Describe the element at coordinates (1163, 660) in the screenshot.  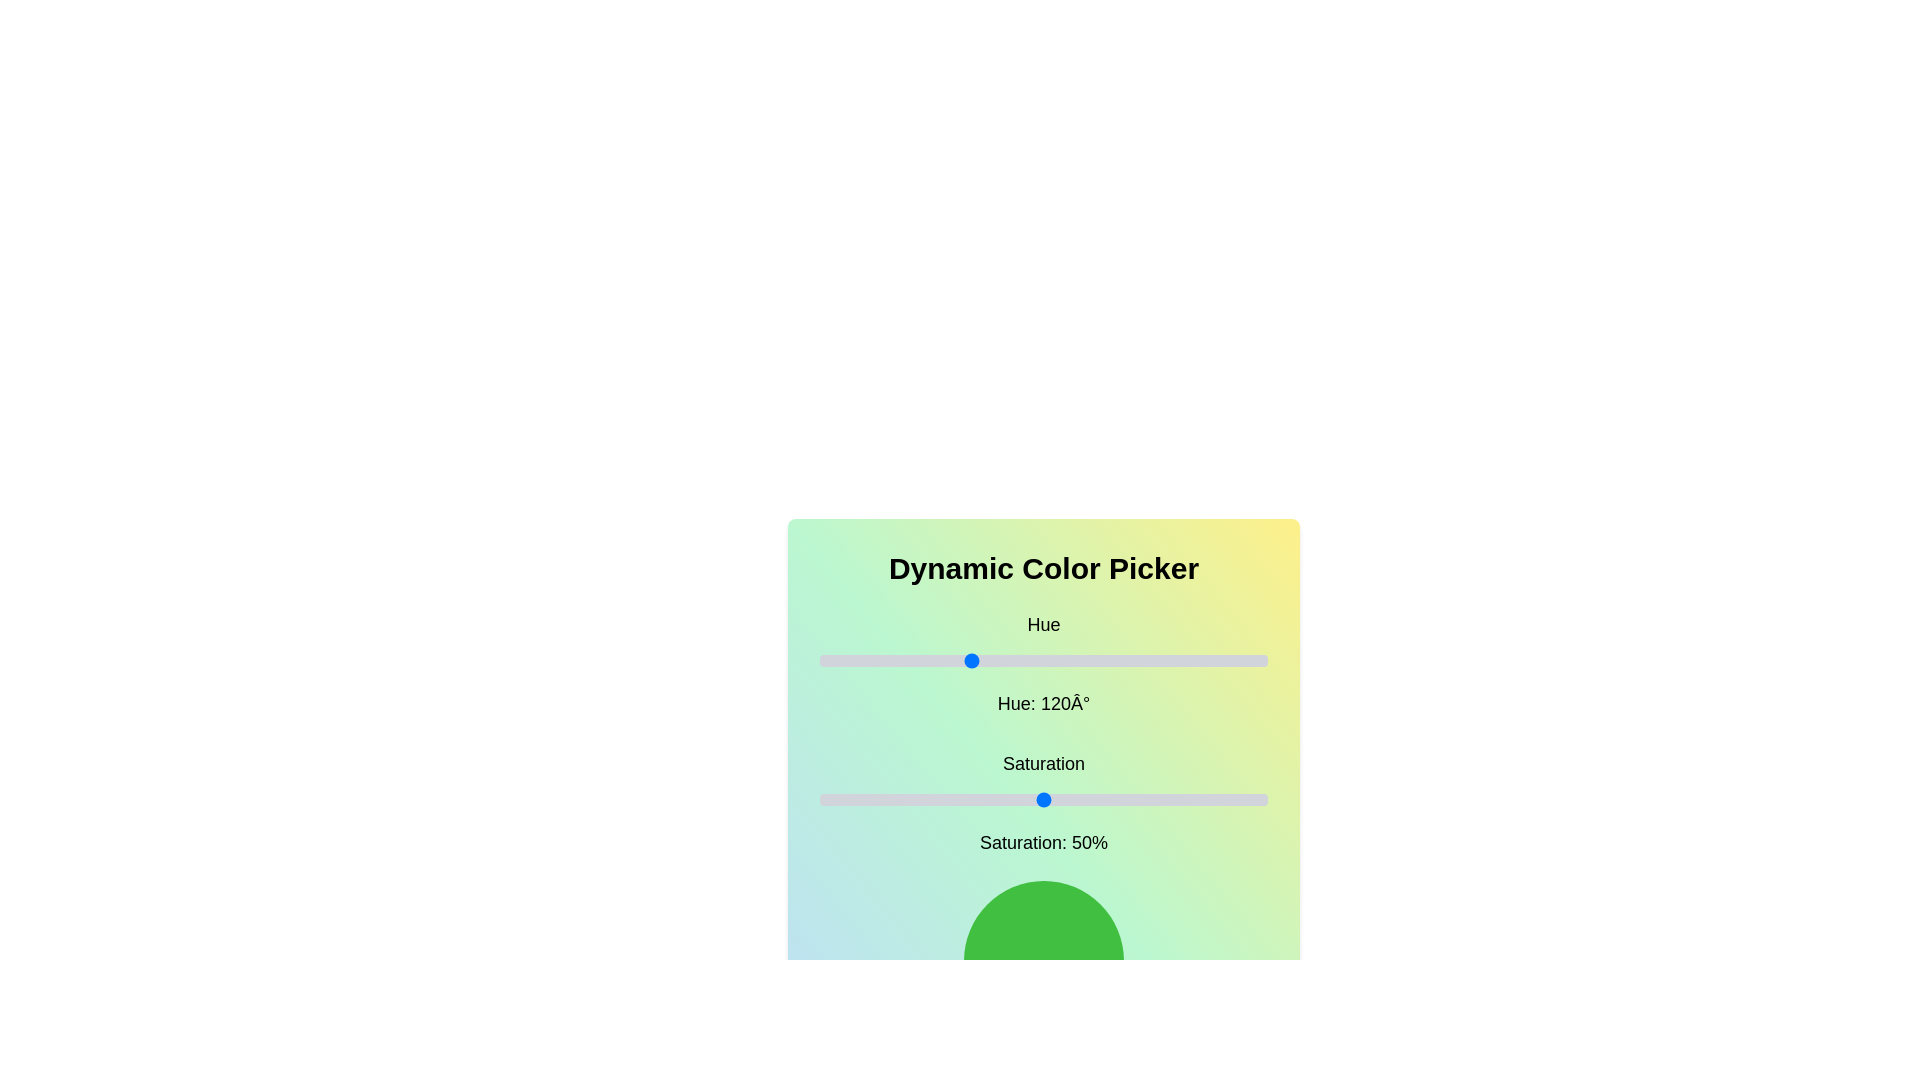
I see `the hue slider to set the hue to 276` at that location.